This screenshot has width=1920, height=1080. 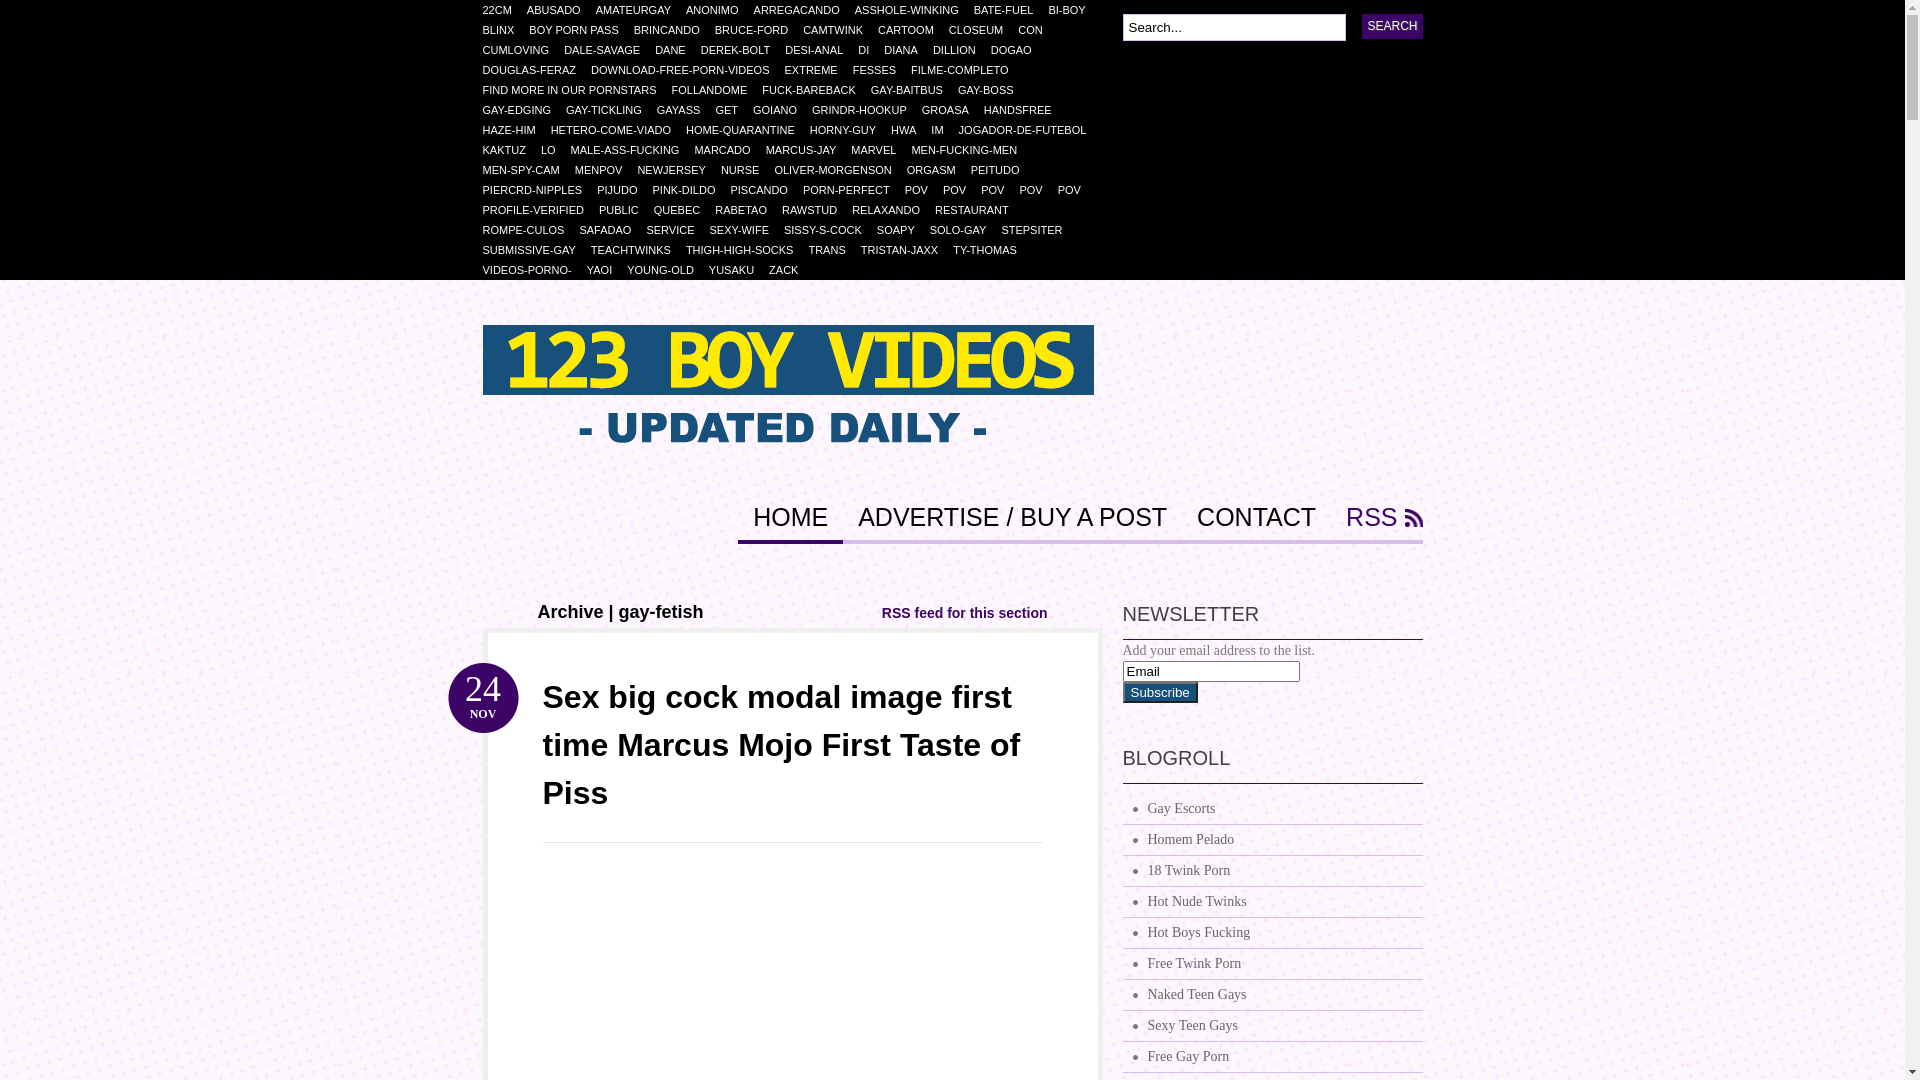 I want to click on 'BRUCE-FORD', so click(x=757, y=30).